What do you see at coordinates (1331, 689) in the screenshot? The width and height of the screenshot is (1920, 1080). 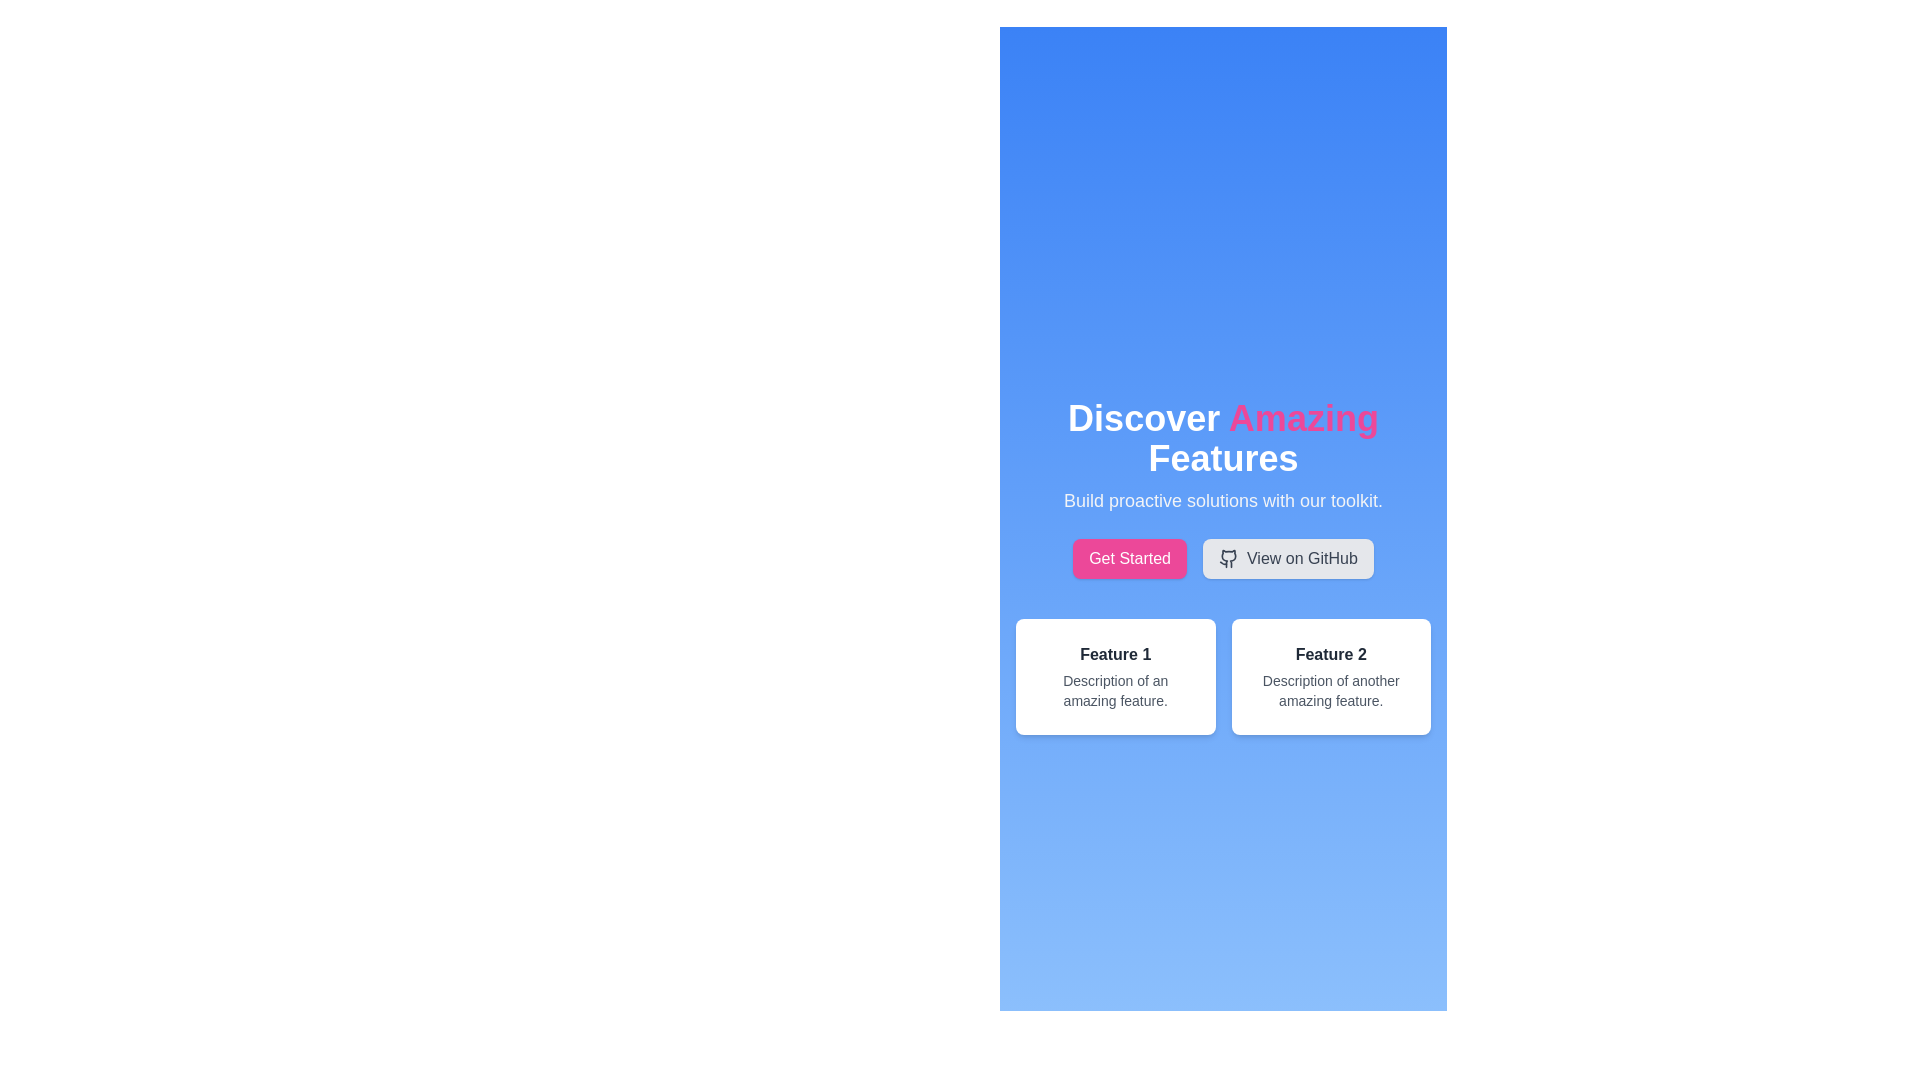 I see `the text snippet displaying 'Description of another amazing feature.' located under the 'Feature 2' heading within the feature card` at bounding box center [1331, 689].